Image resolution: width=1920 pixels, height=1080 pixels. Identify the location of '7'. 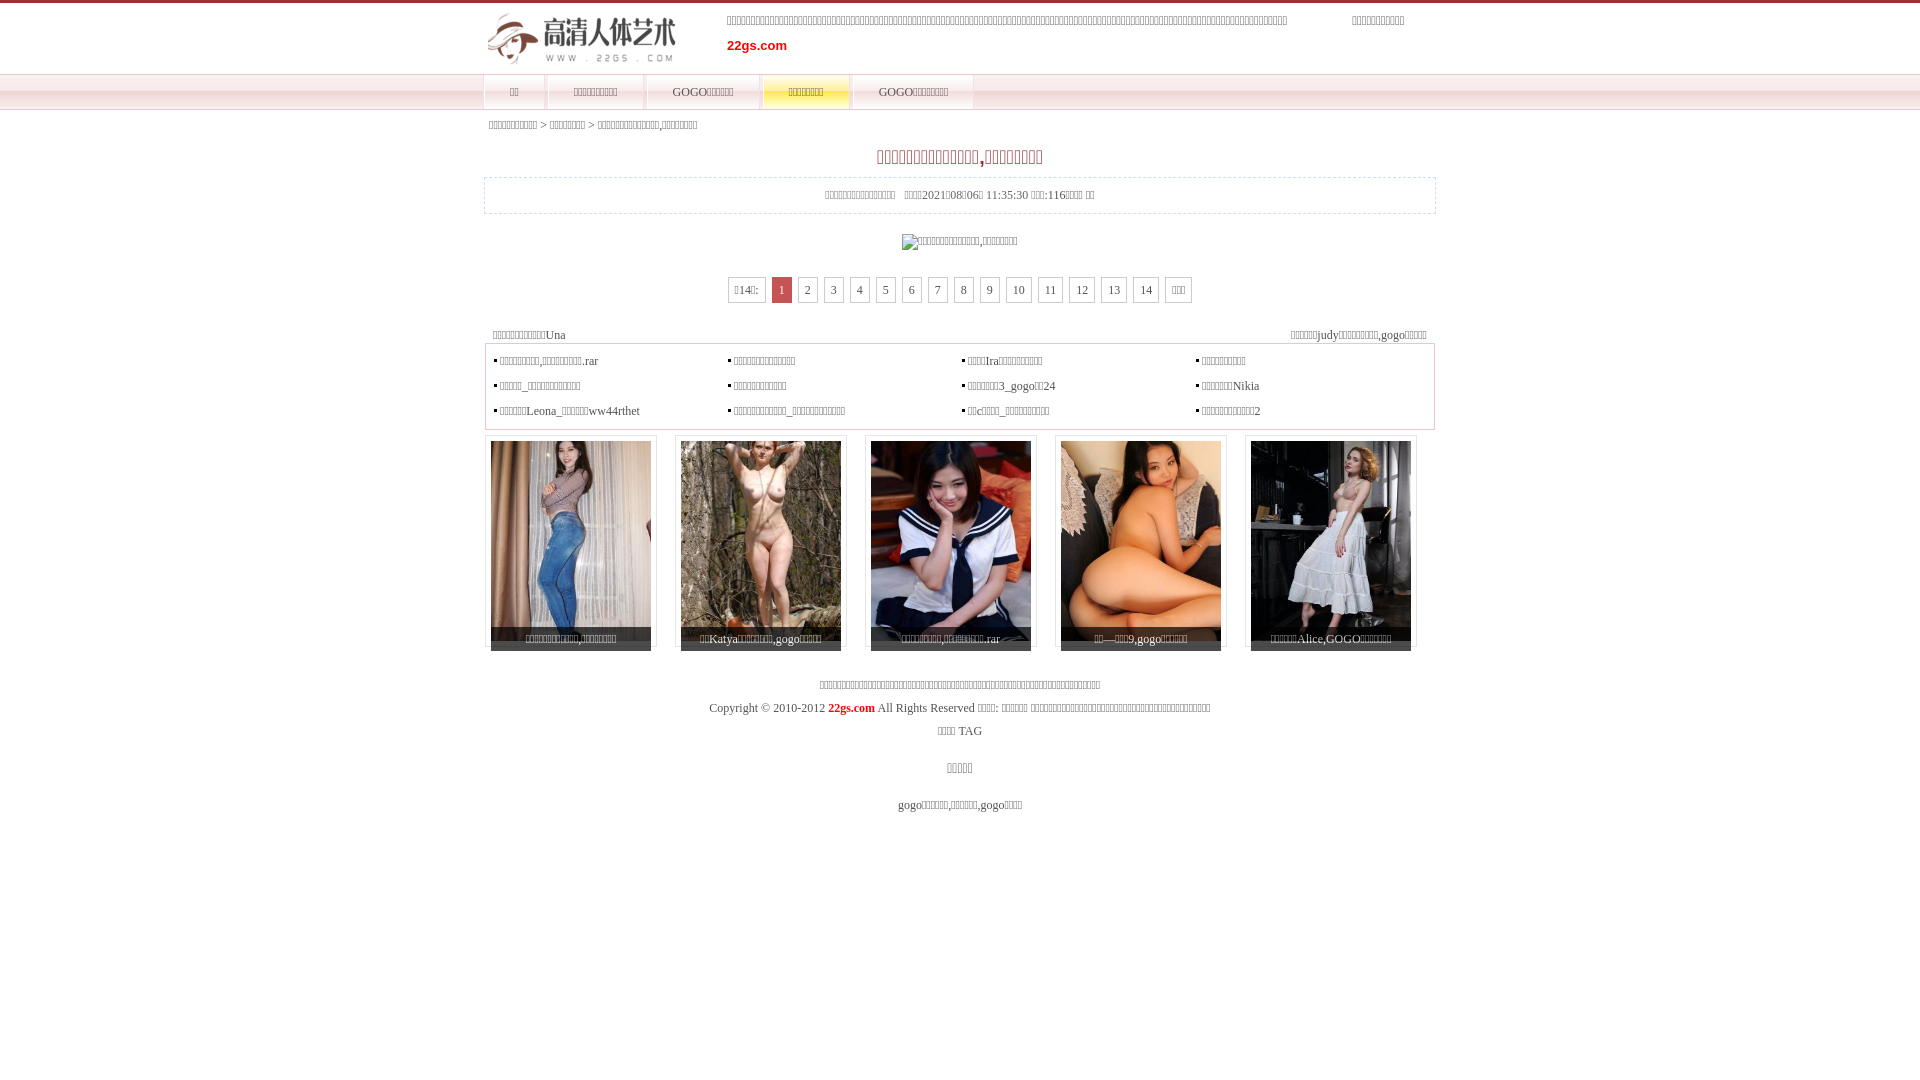
(926, 289).